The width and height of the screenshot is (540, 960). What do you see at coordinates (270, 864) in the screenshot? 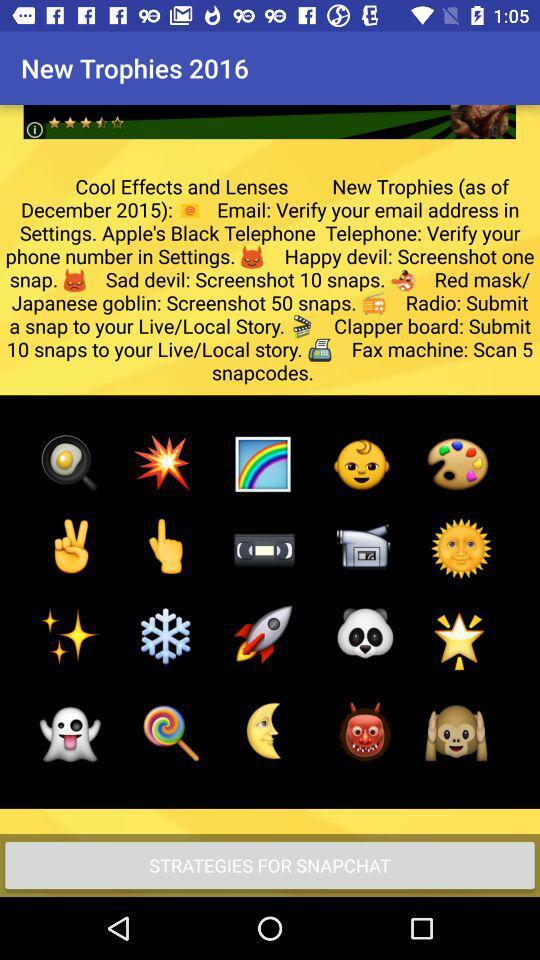
I see `the strategies for snapchat item` at bounding box center [270, 864].